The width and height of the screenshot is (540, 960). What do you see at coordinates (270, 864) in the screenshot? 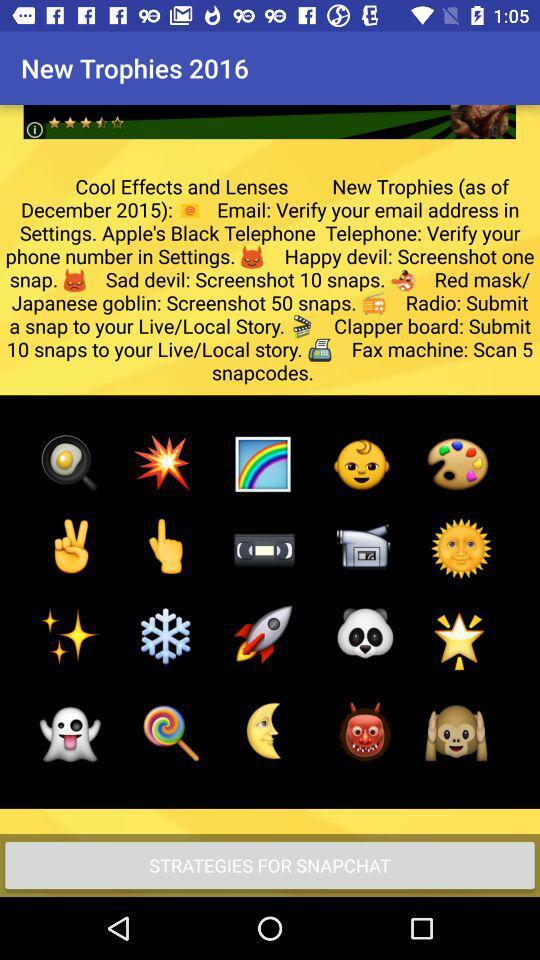
I see `the strategies for snapchat item` at bounding box center [270, 864].